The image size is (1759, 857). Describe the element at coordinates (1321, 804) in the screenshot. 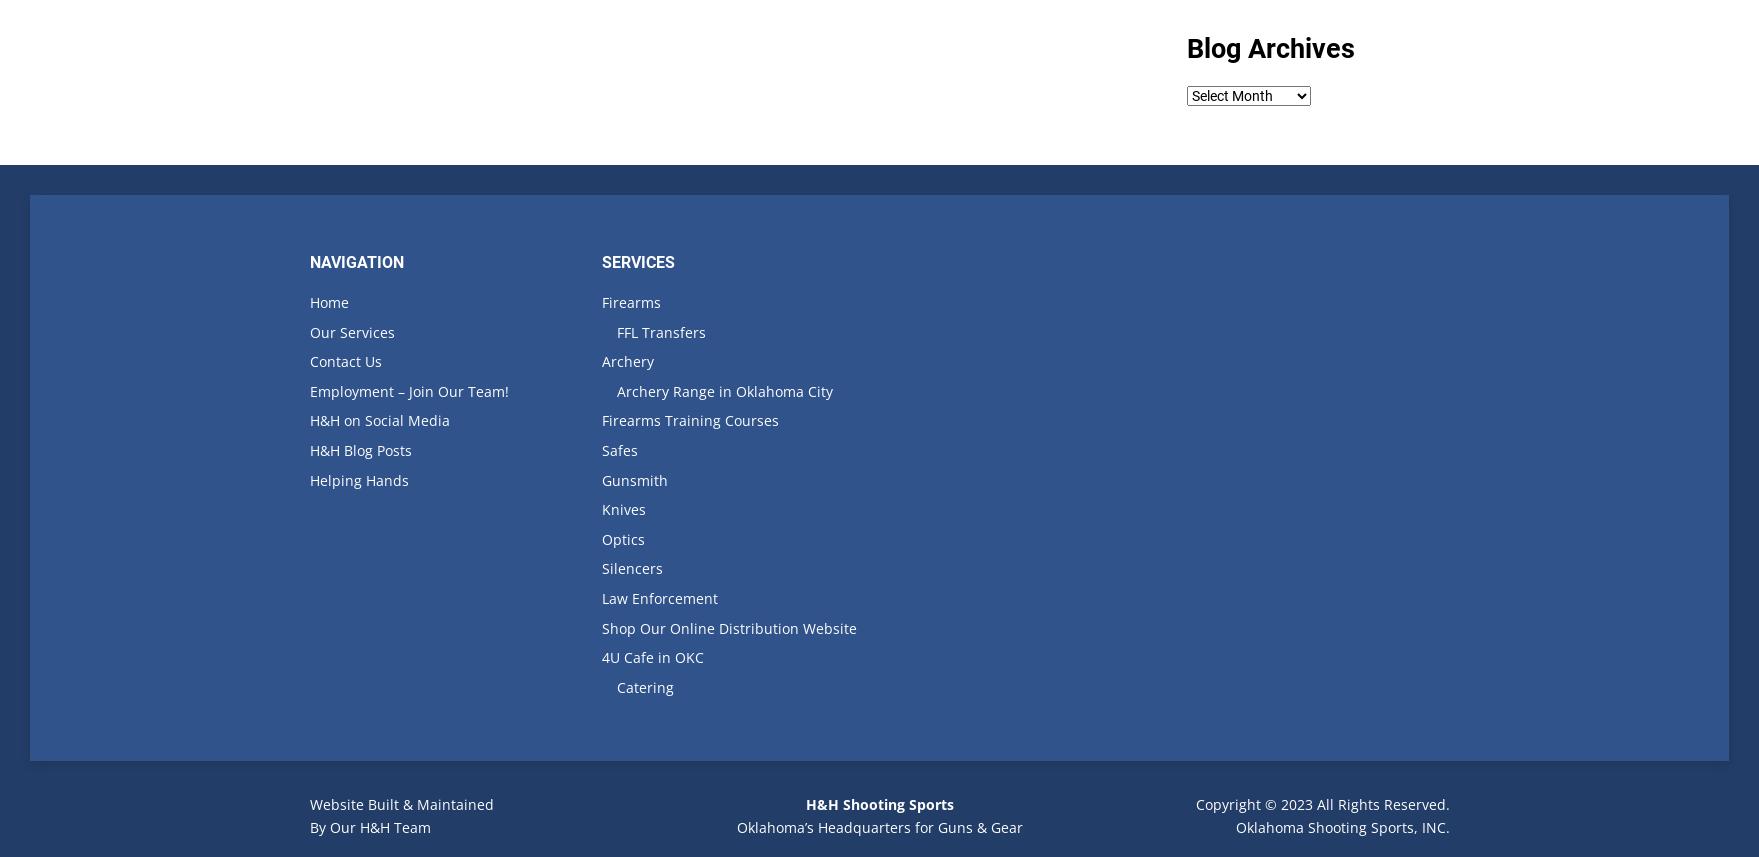

I see `'Copyright  © 2023 All Rights Reserved.'` at that location.